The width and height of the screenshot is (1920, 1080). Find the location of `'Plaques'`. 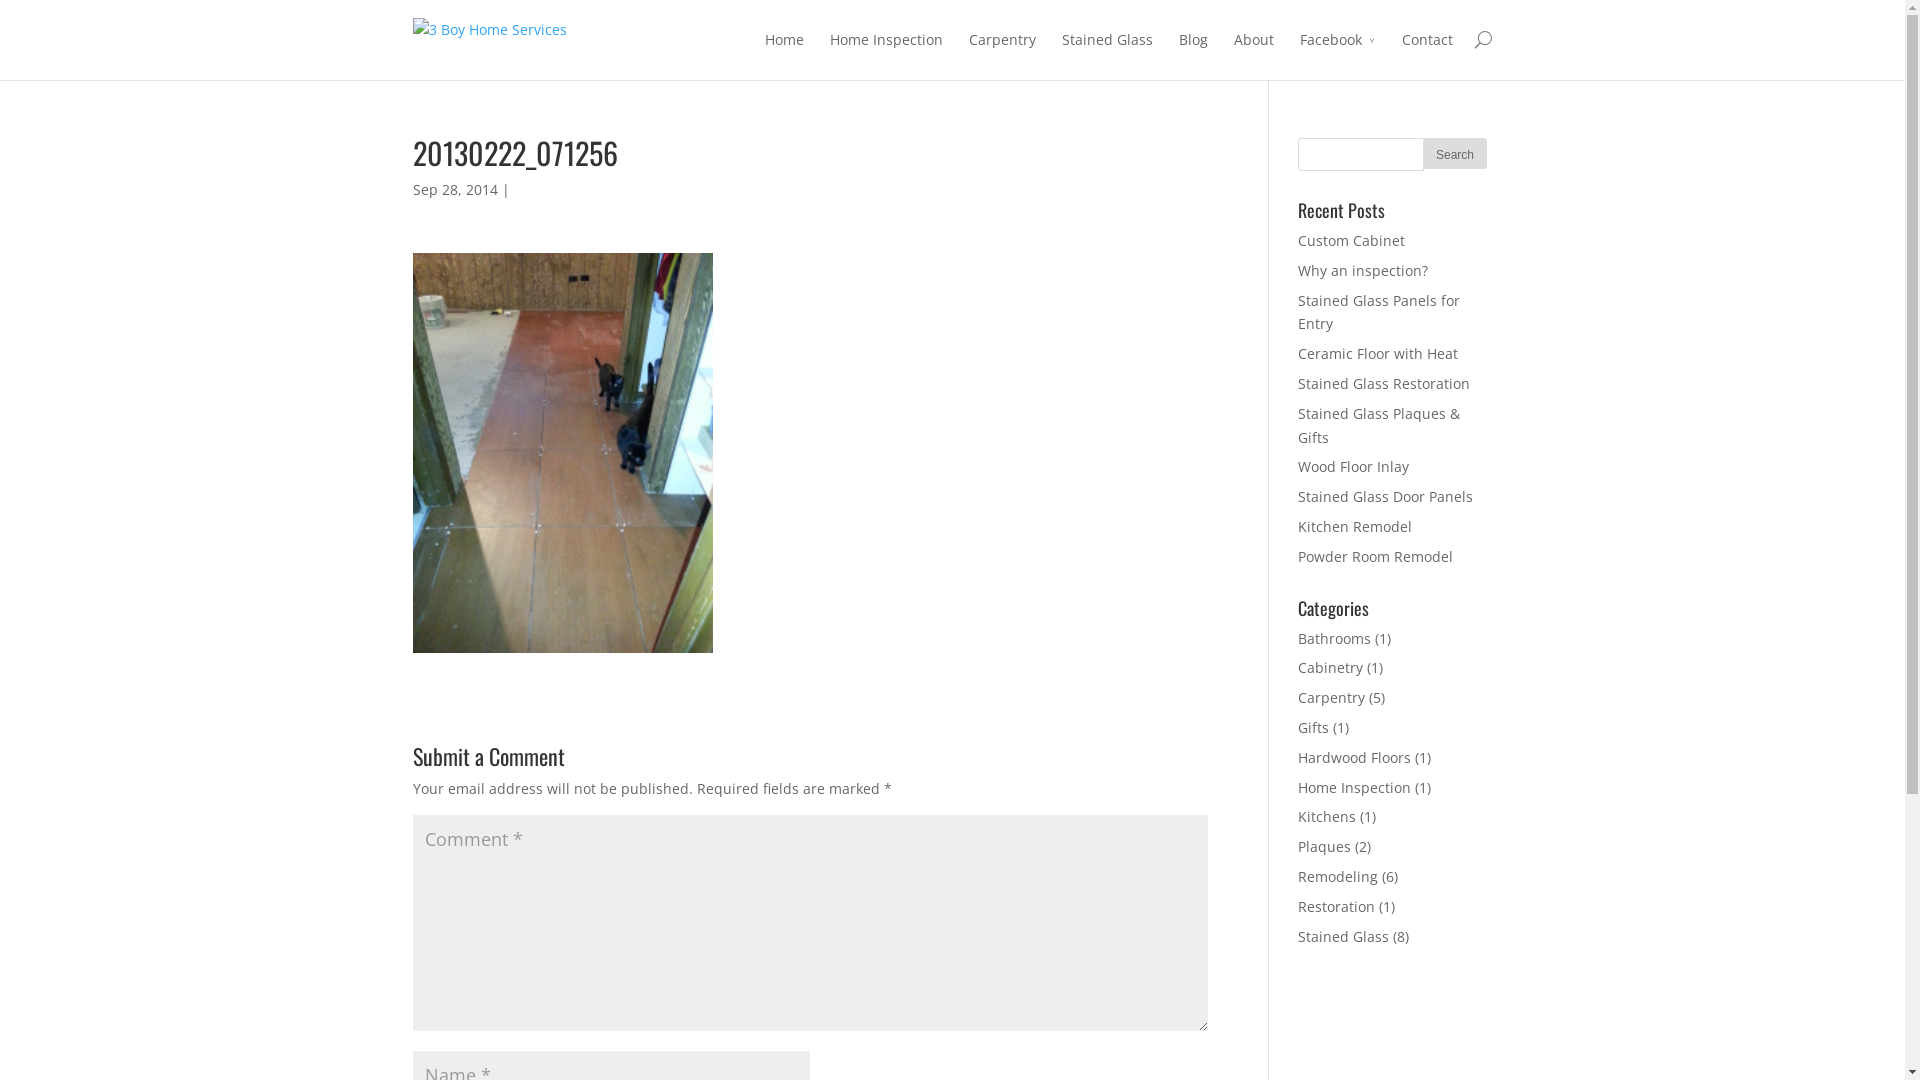

'Plaques' is located at coordinates (1324, 846).